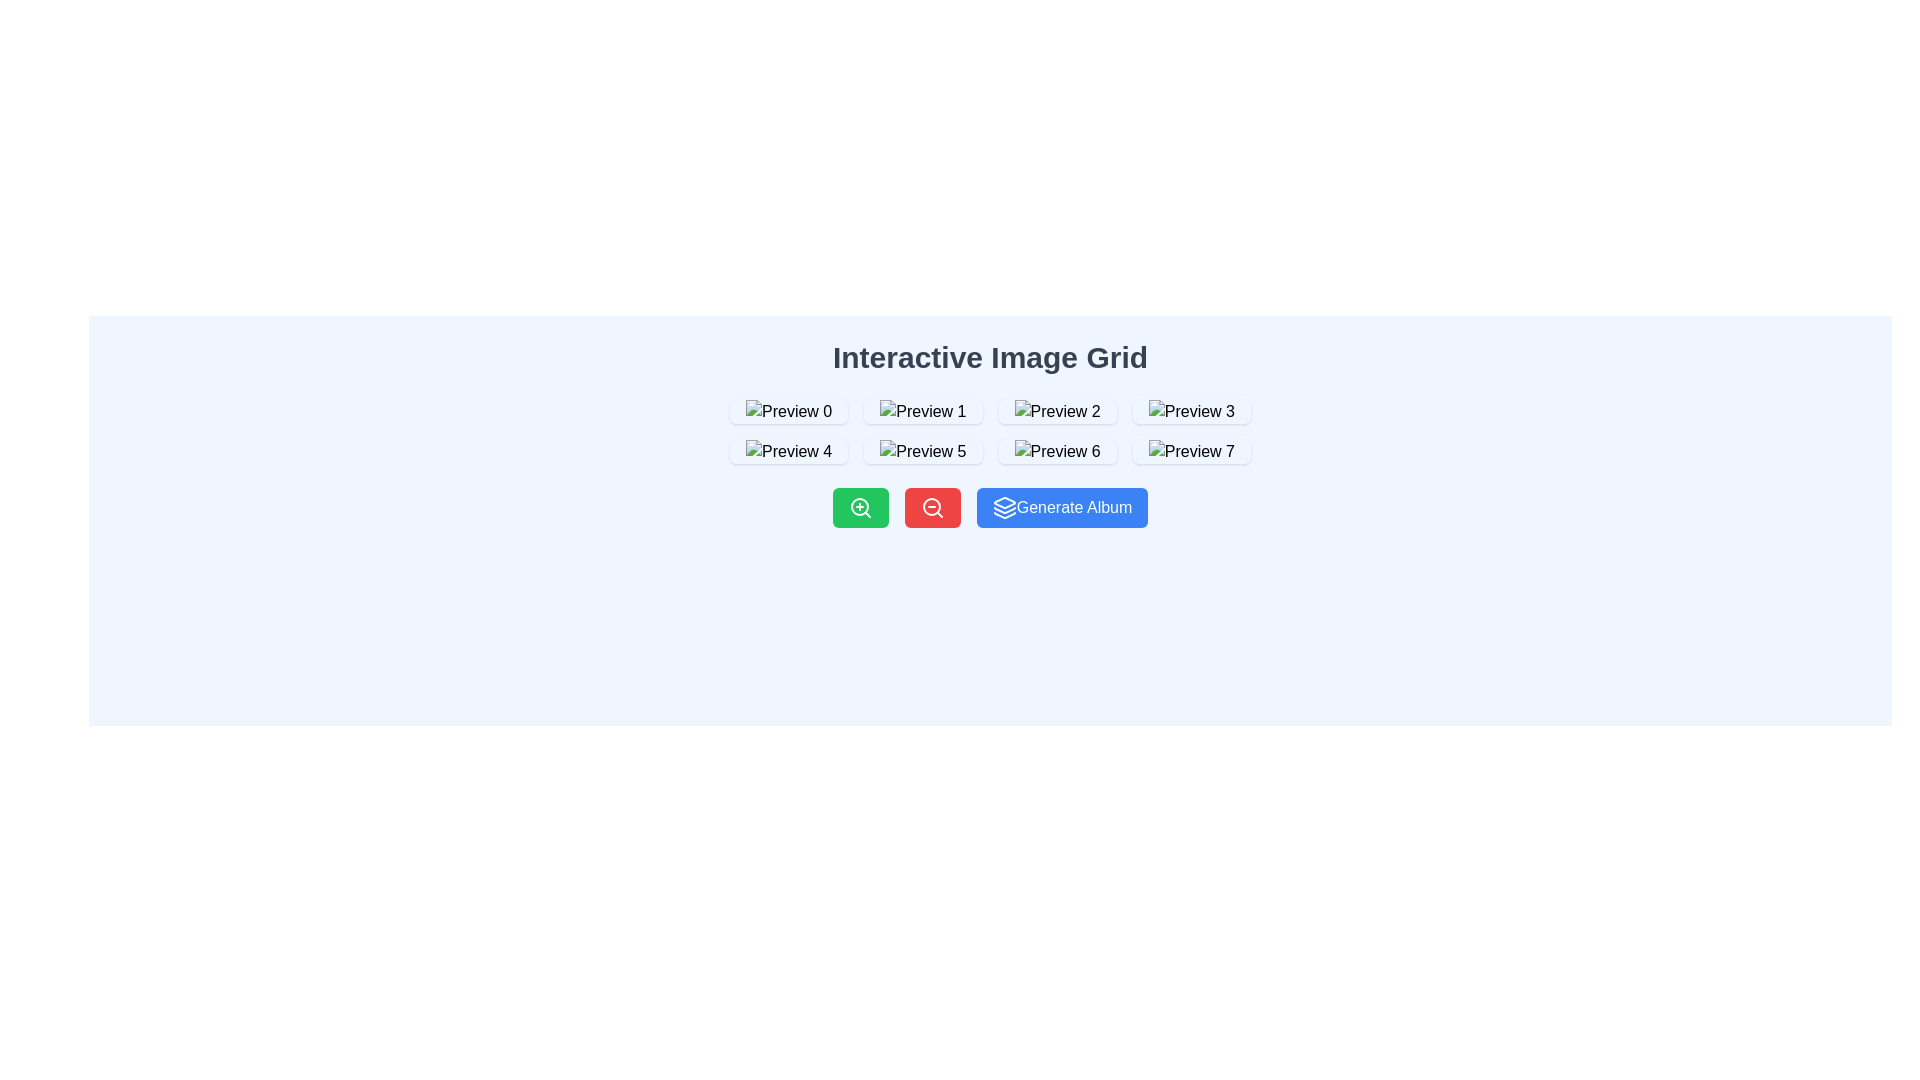 This screenshot has width=1920, height=1080. Describe the element at coordinates (990, 507) in the screenshot. I see `the blue rectangular button labeled 'Generate Album' with a white icon resembling stacked sheets` at that location.